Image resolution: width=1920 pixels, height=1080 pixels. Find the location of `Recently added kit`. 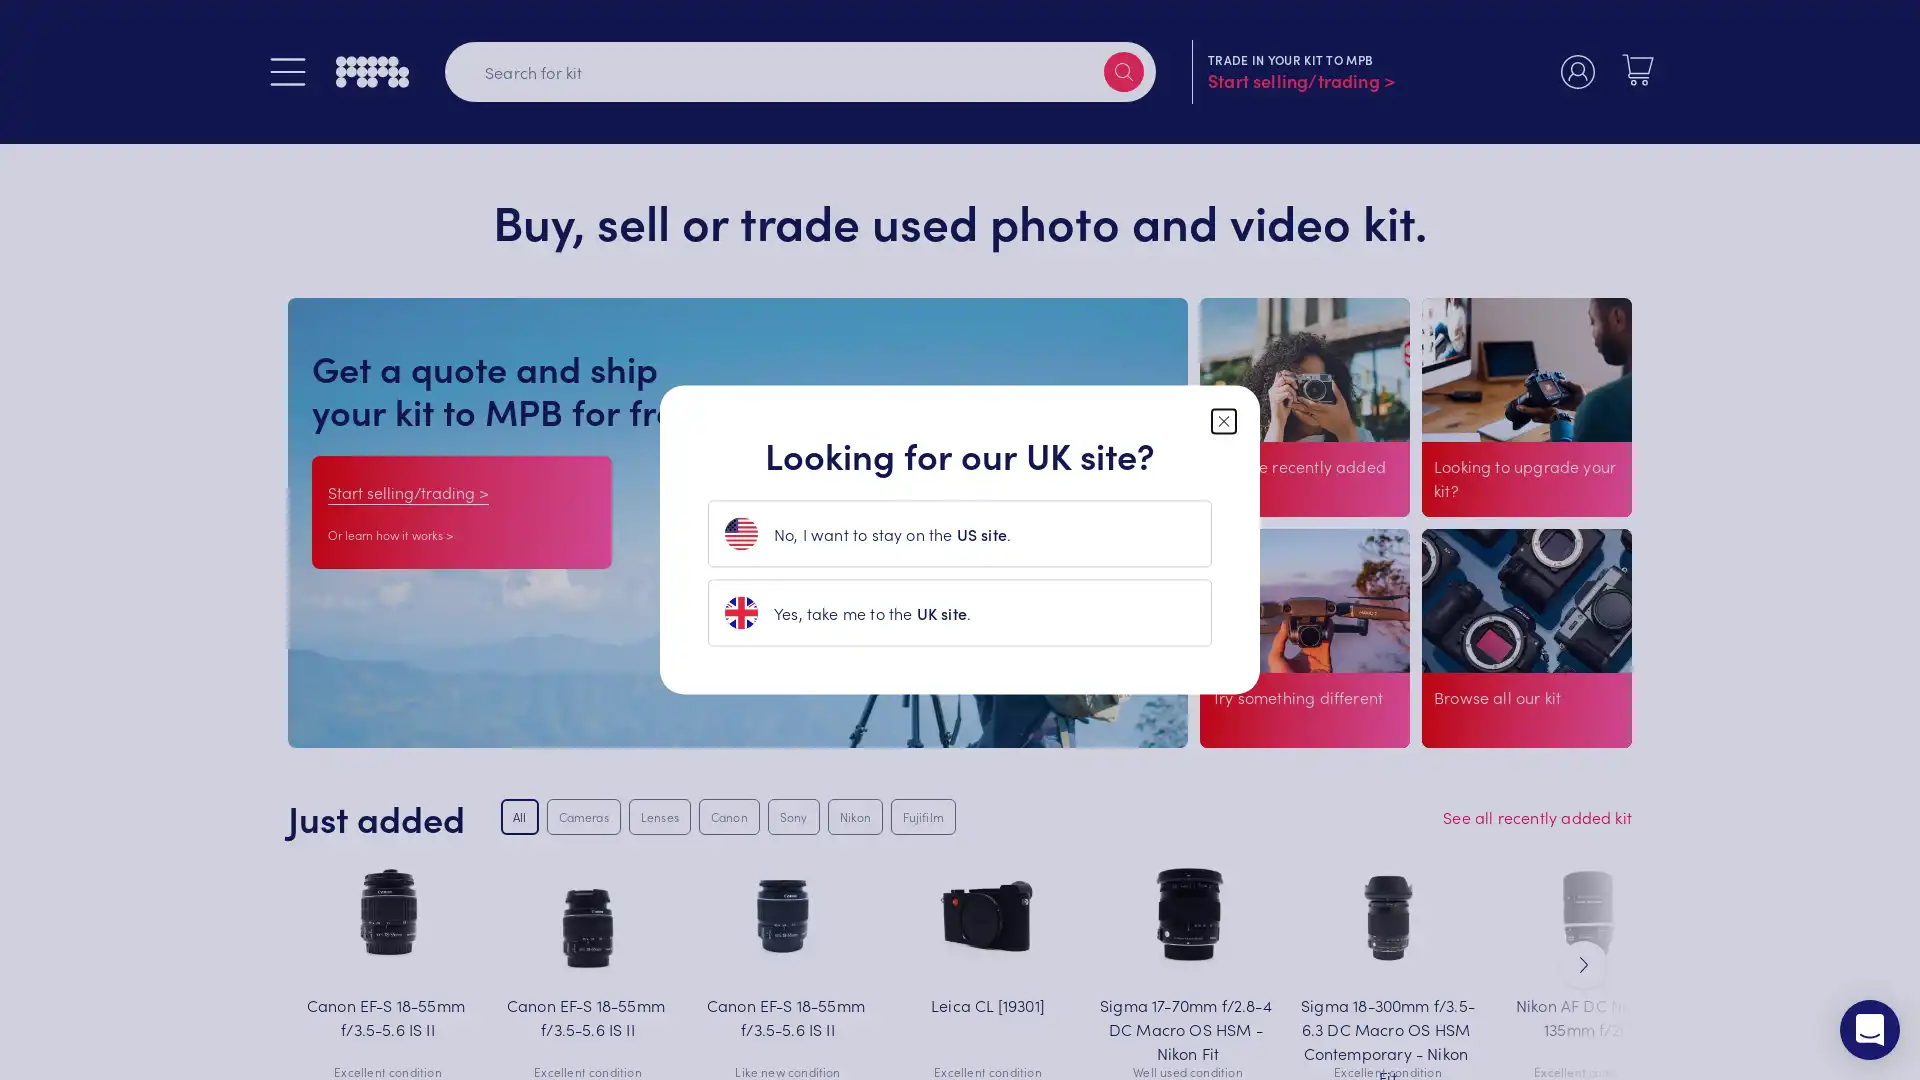

Recently added kit is located at coordinates (1278, 519).